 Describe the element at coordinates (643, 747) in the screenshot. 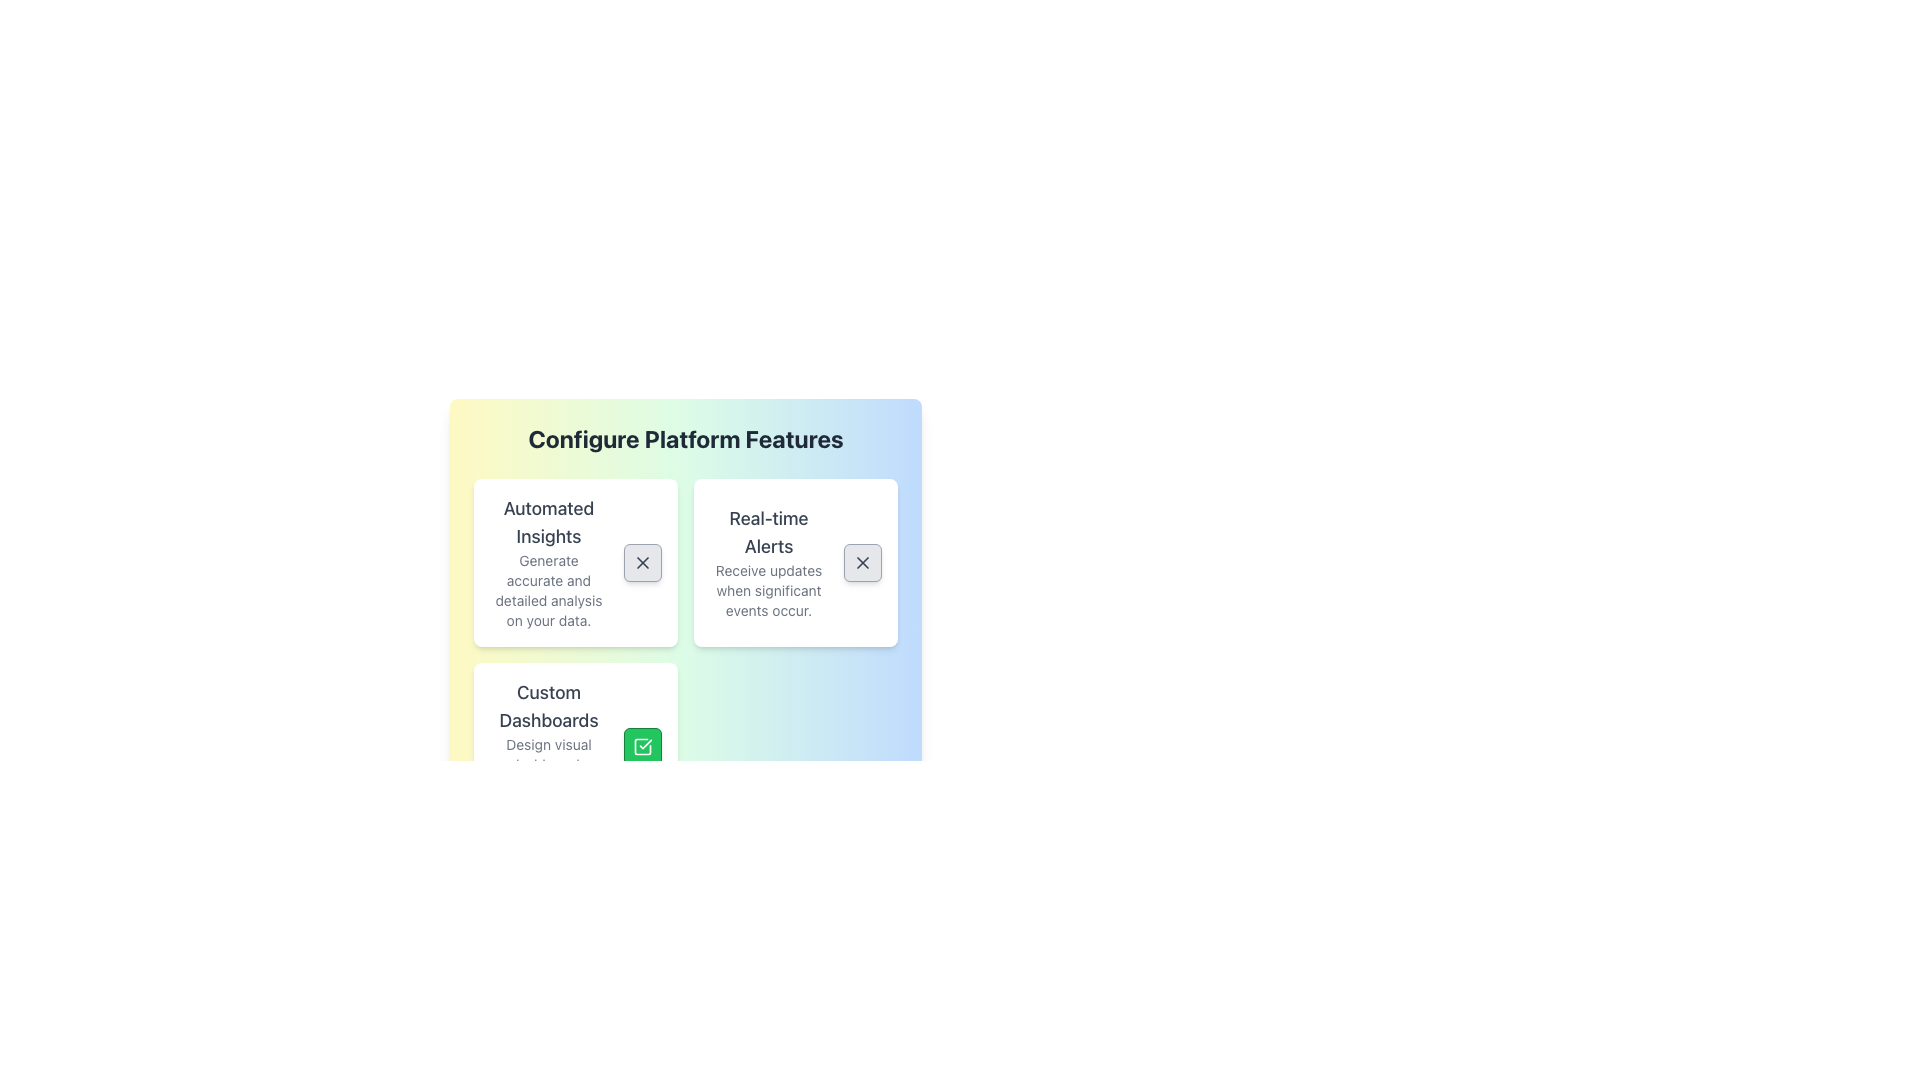

I see `the confirmation icon located at the center of the green button below the 'Custom Dashboards' section to indicate selection or confirmation` at that location.